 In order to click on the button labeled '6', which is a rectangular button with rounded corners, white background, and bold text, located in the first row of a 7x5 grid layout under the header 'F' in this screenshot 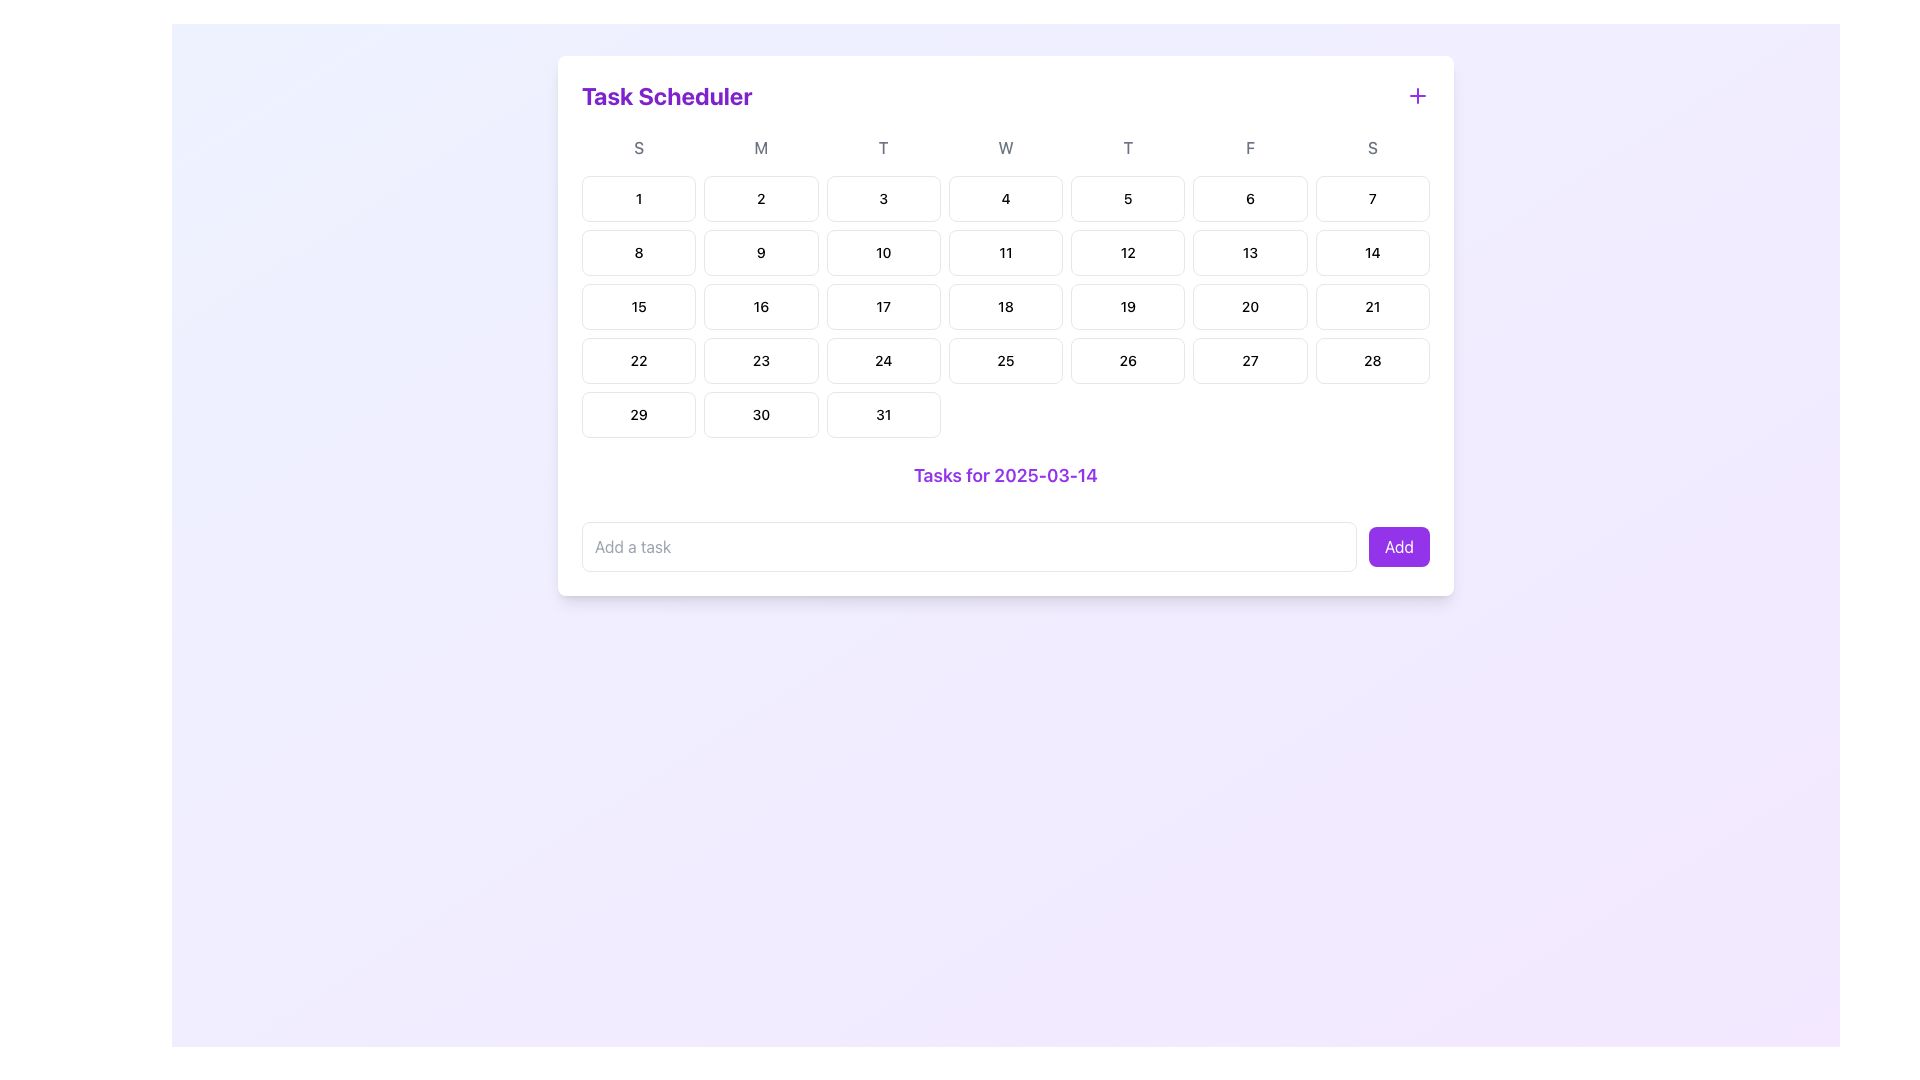, I will do `click(1249, 199)`.